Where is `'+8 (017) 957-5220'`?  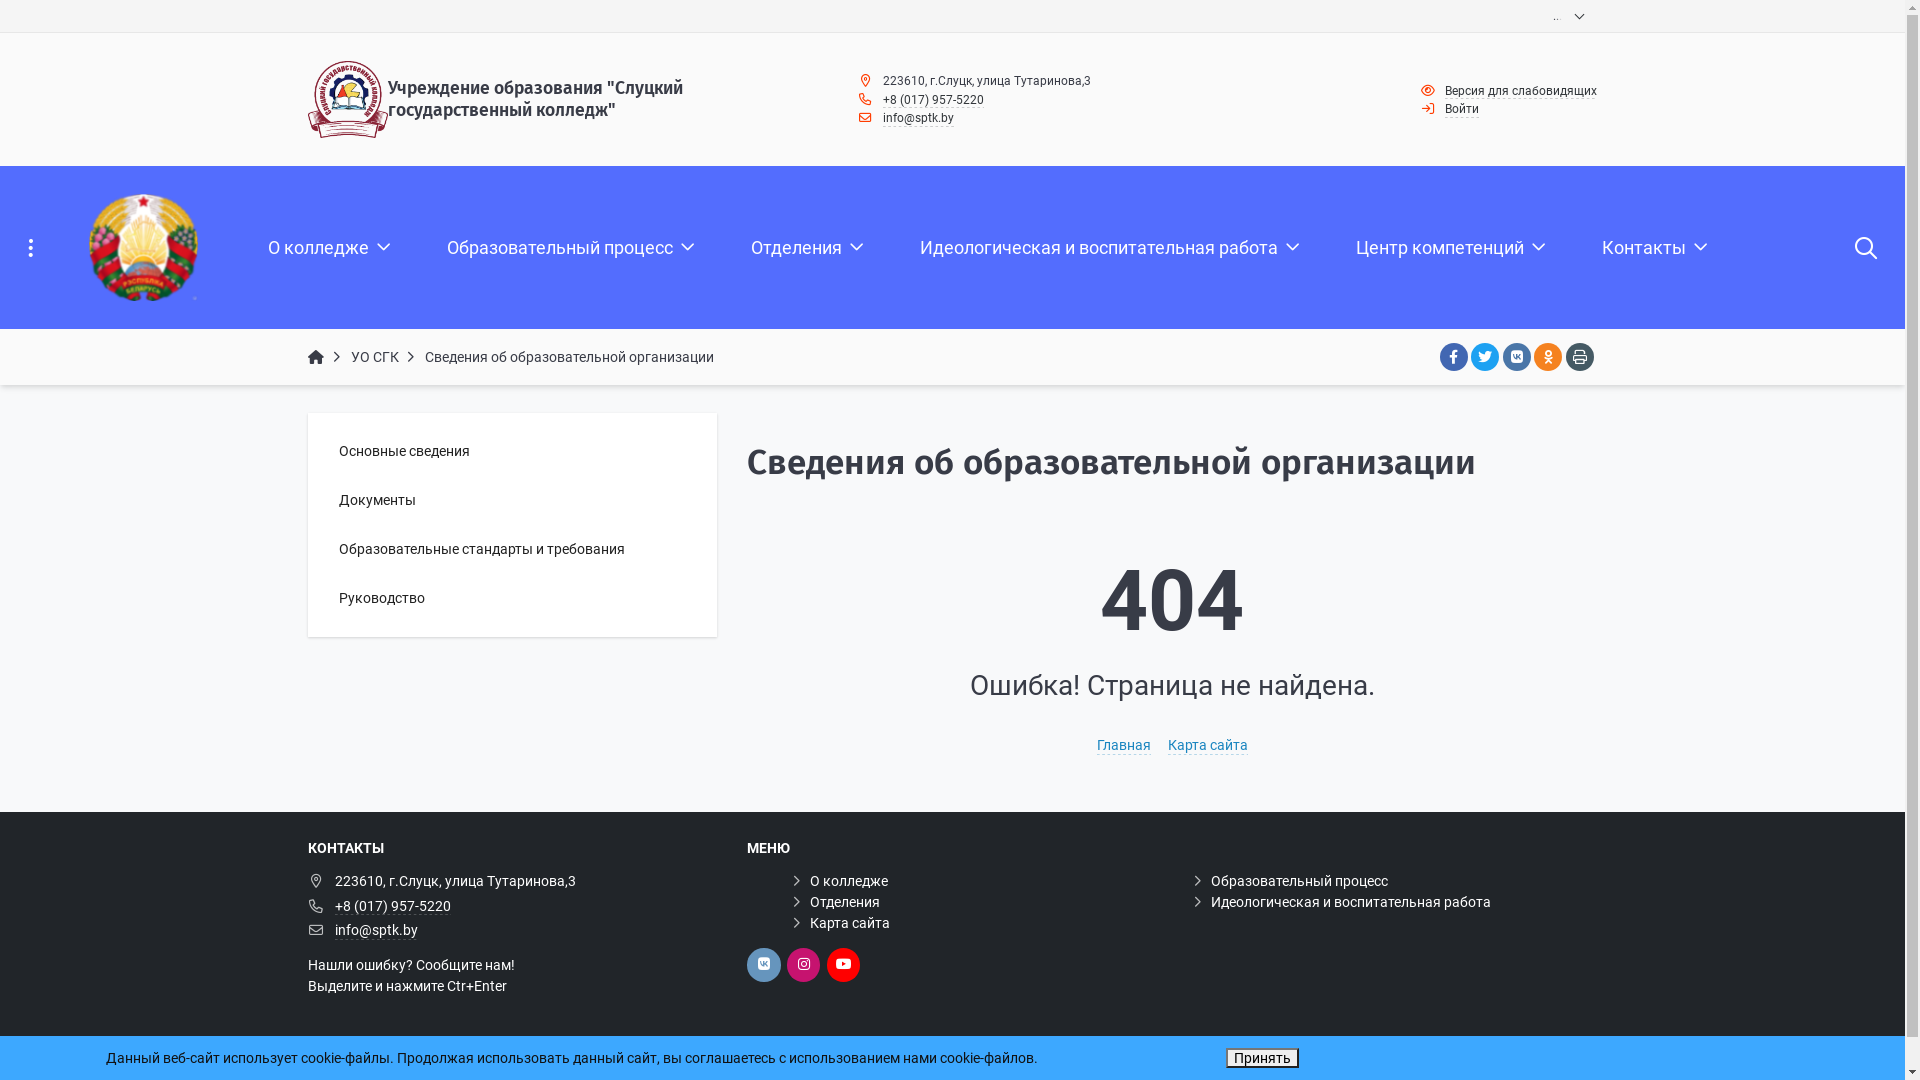 '+8 (017) 957-5220' is located at coordinates (393, 906).